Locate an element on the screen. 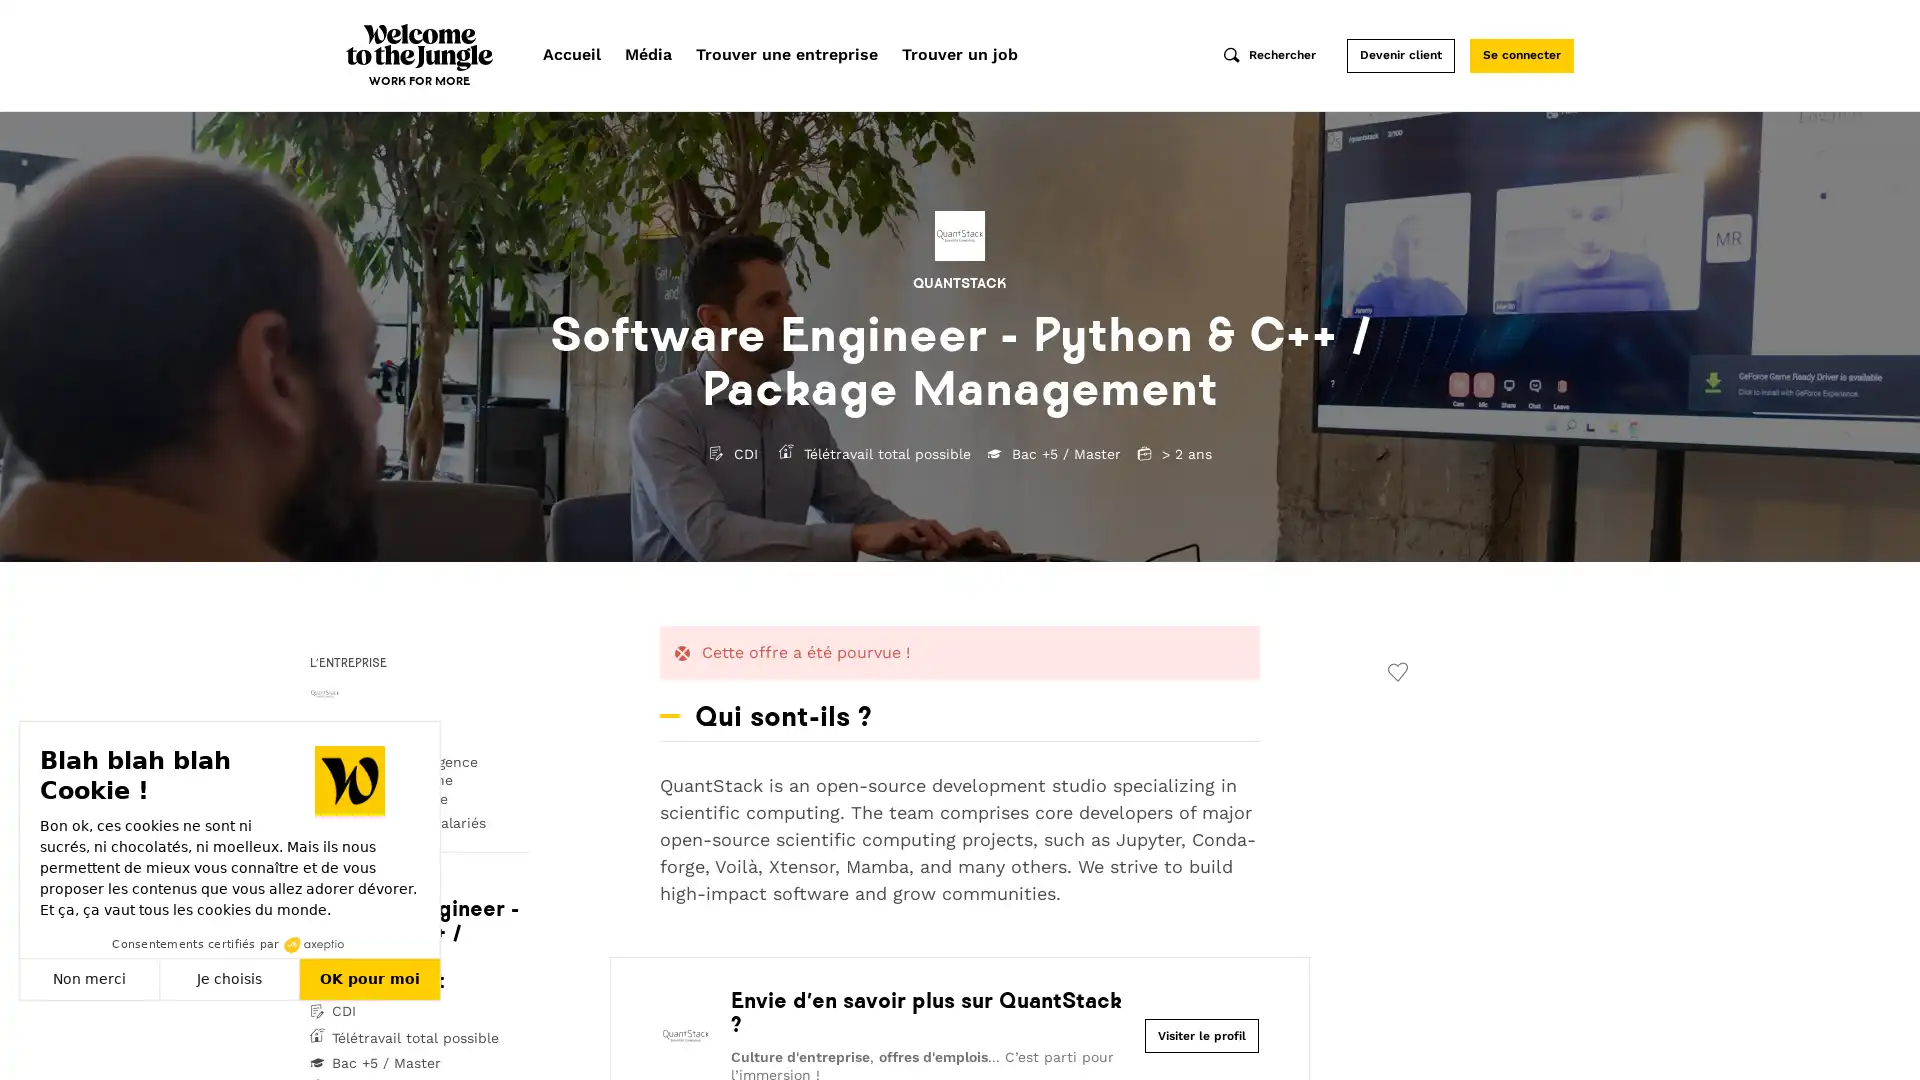 The width and height of the screenshot is (1920, 1080). Fermer is located at coordinates (38, 1044).